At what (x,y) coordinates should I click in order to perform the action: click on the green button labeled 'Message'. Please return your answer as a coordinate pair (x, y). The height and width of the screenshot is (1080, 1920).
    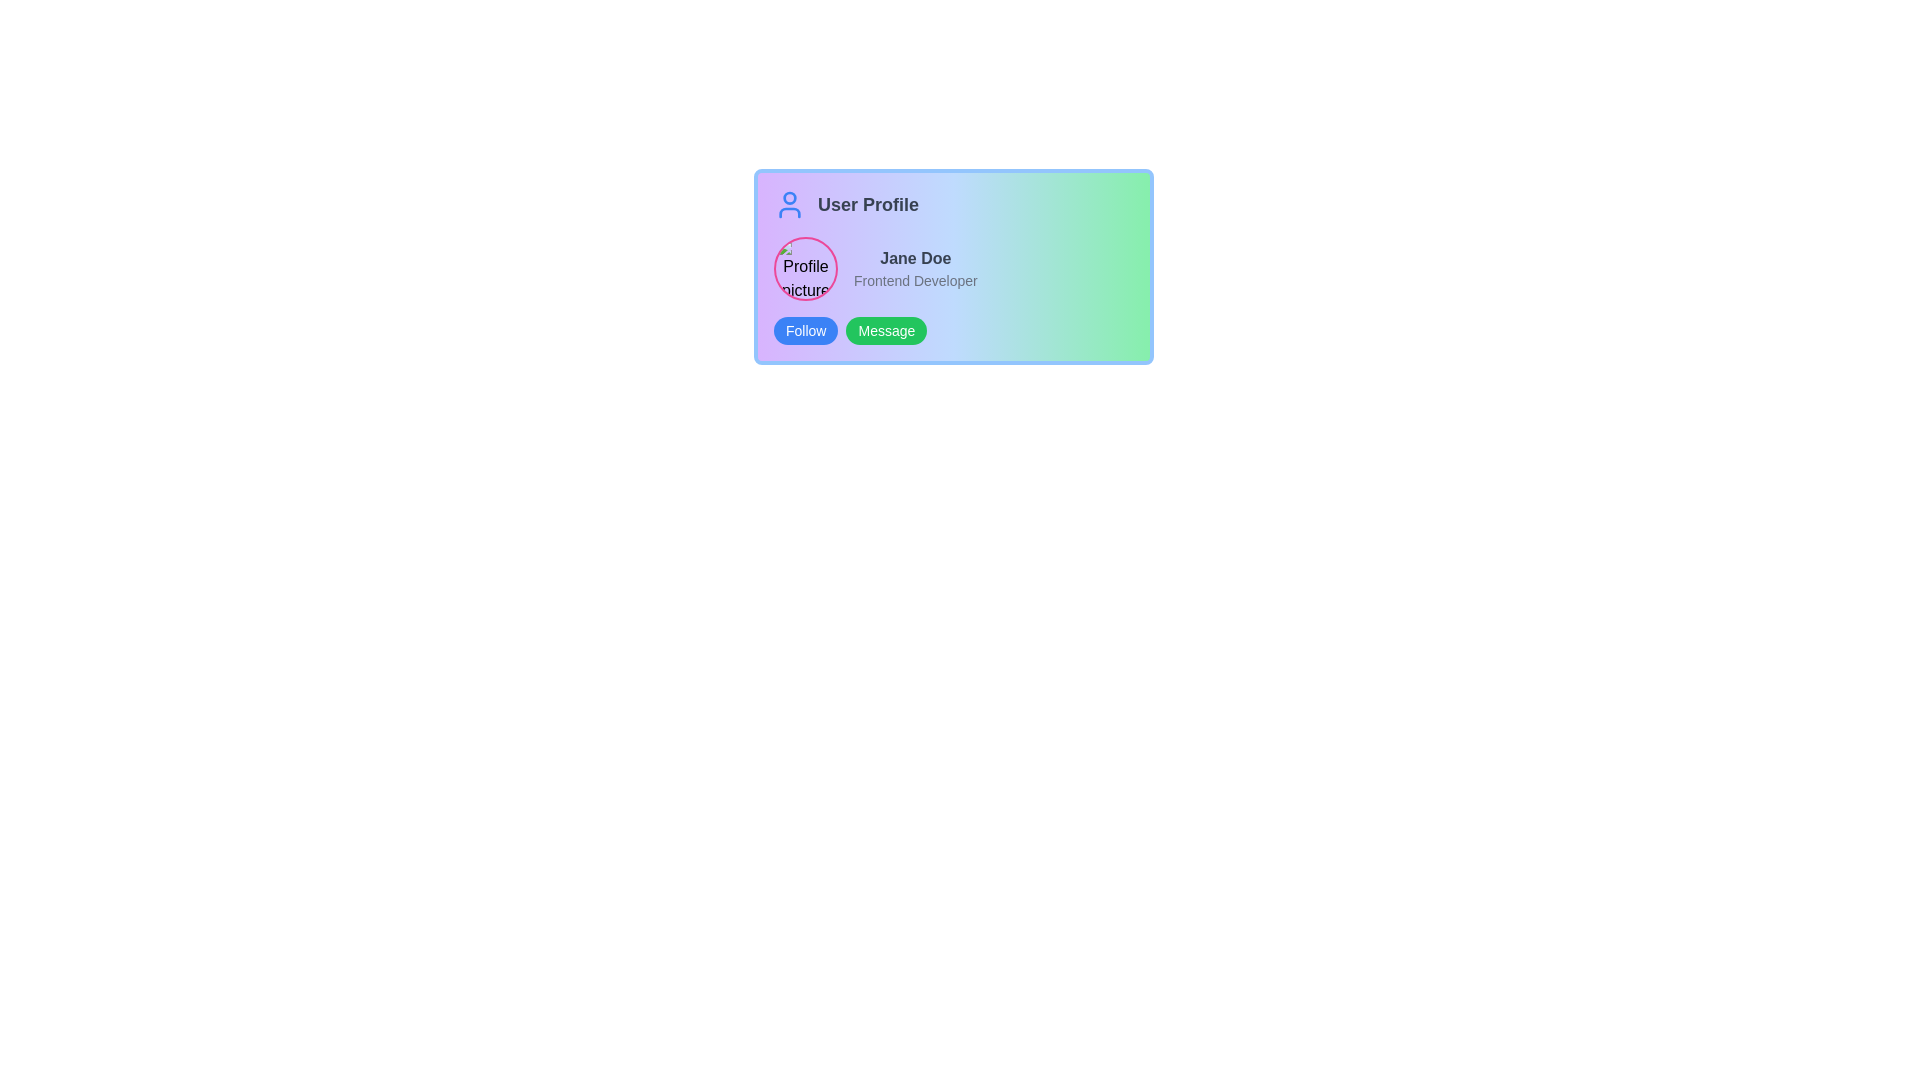
    Looking at the image, I should click on (885, 330).